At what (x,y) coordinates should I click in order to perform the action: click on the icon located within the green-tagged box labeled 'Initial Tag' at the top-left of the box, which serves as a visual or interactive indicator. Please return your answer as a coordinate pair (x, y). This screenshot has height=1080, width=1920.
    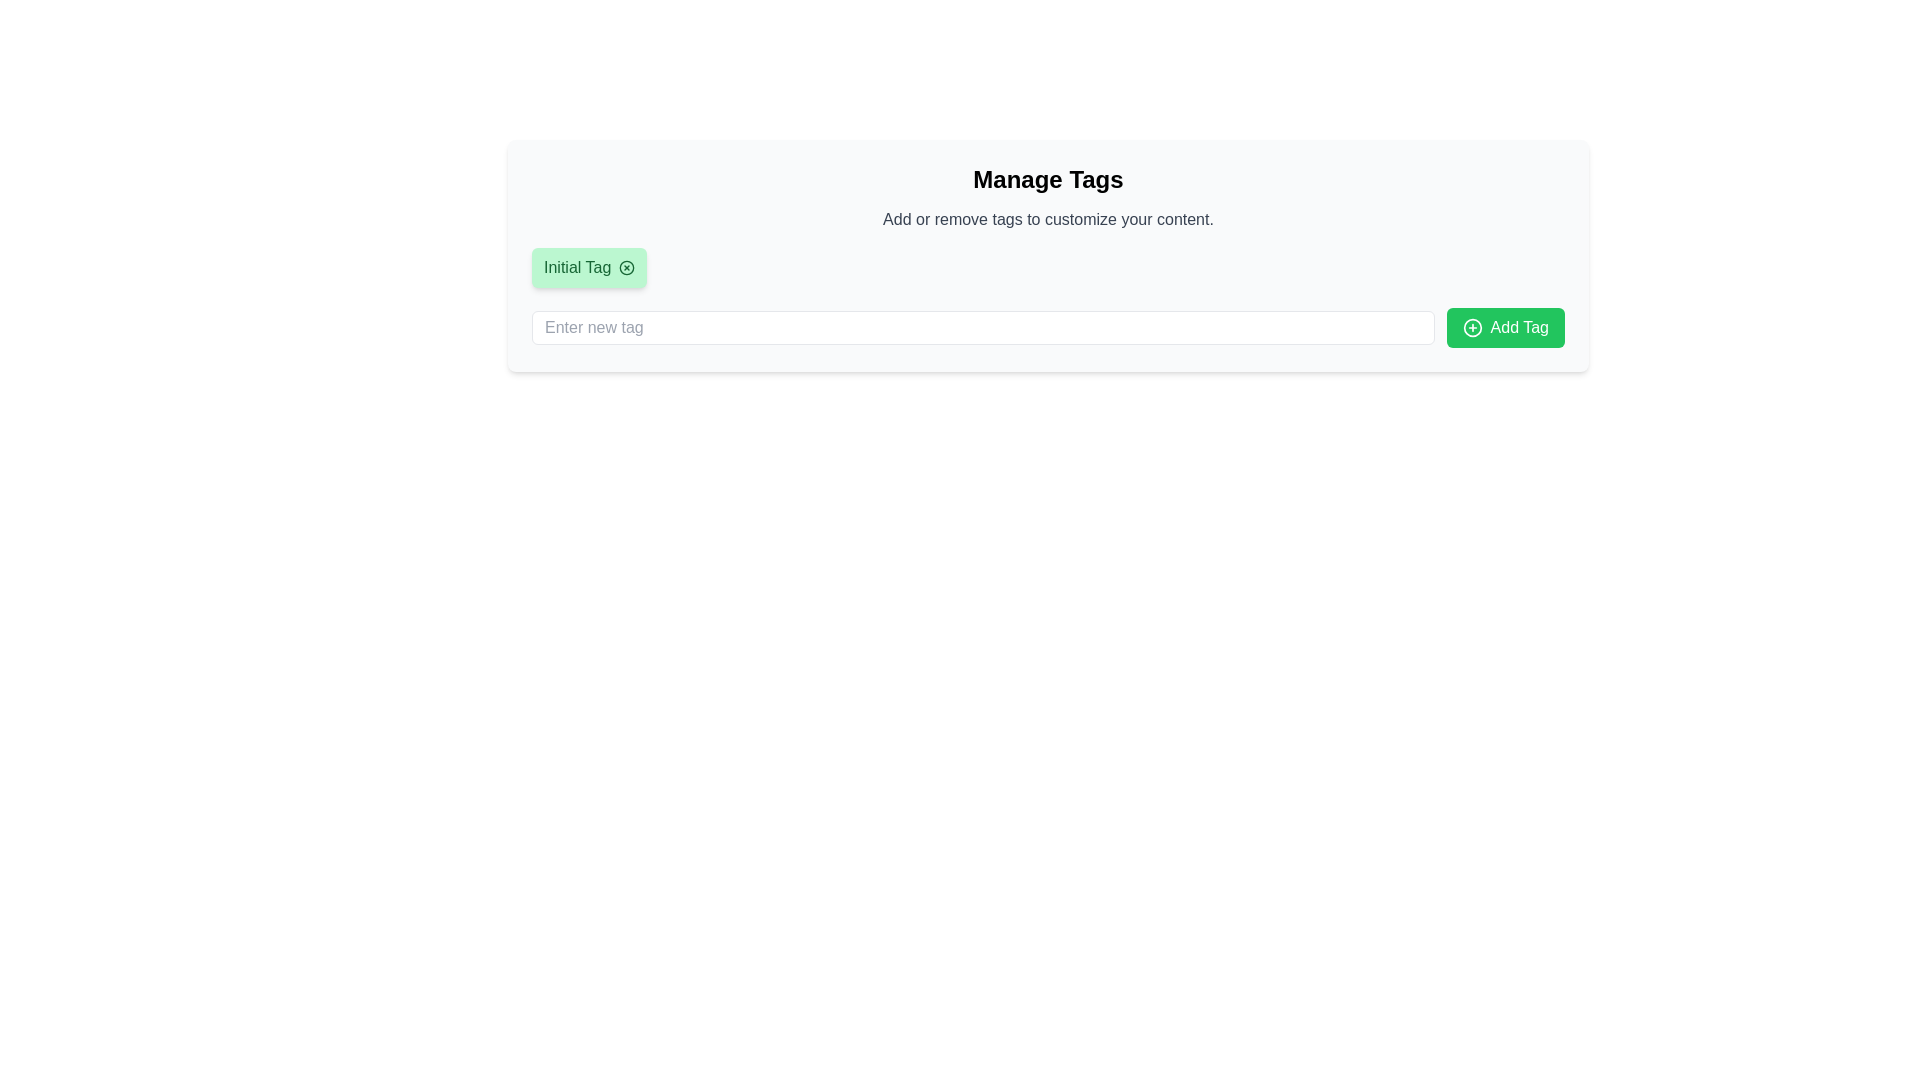
    Looking at the image, I should click on (626, 266).